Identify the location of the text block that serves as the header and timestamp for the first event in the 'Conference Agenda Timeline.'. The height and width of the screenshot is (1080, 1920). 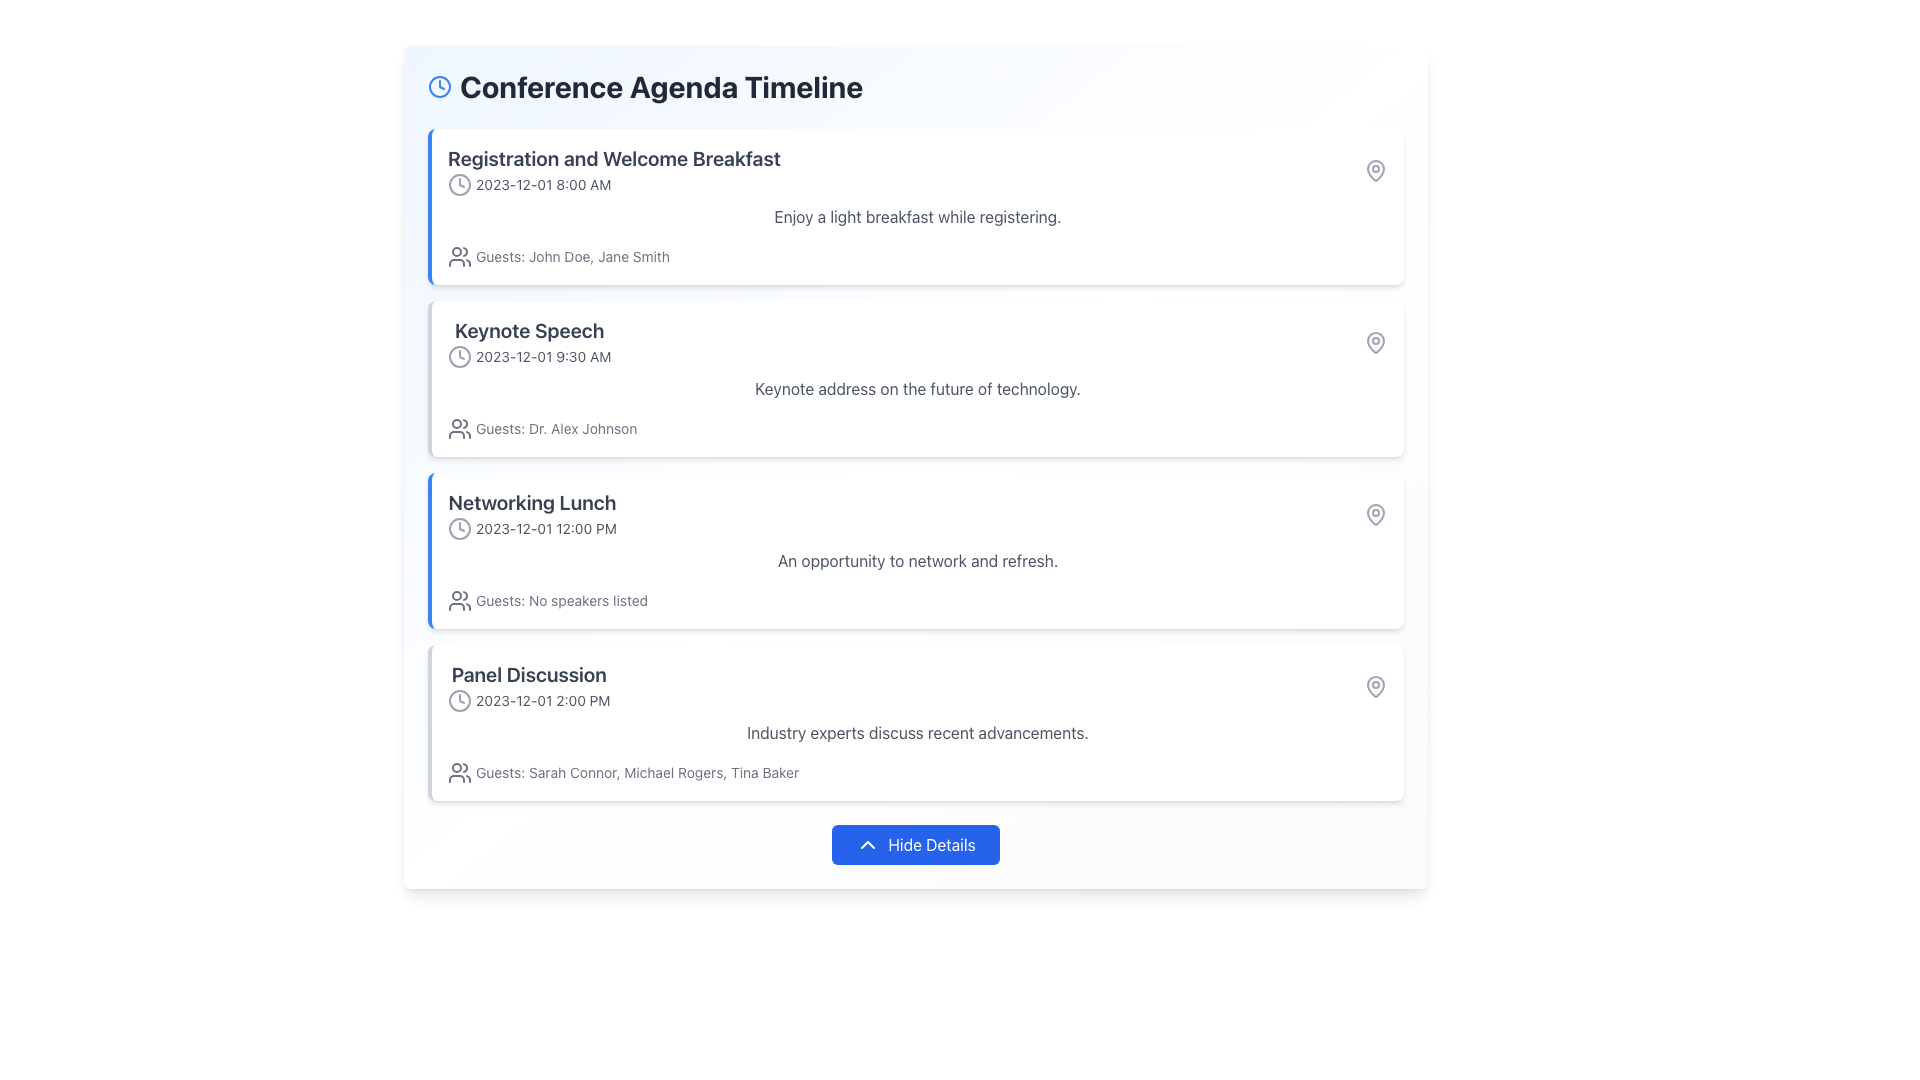
(613, 169).